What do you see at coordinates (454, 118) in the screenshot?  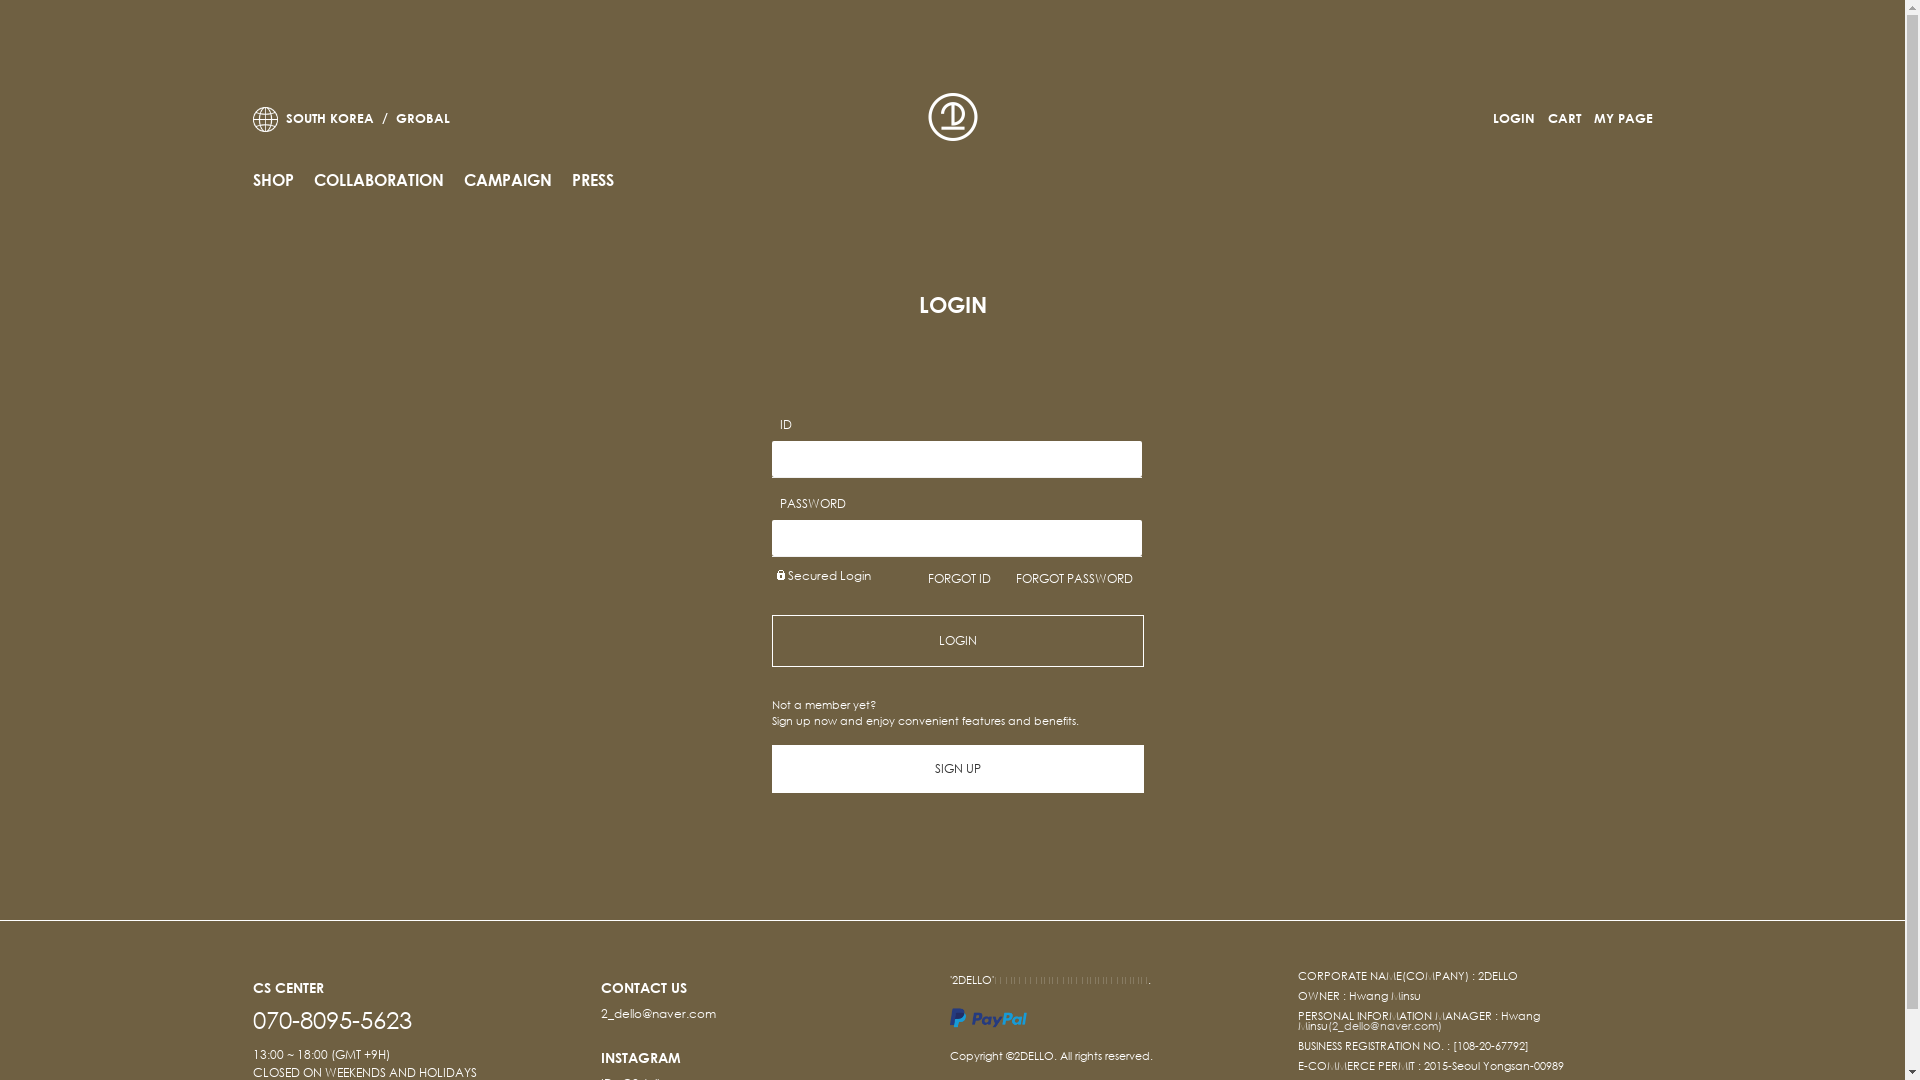 I see `'  GROBAL'` at bounding box center [454, 118].